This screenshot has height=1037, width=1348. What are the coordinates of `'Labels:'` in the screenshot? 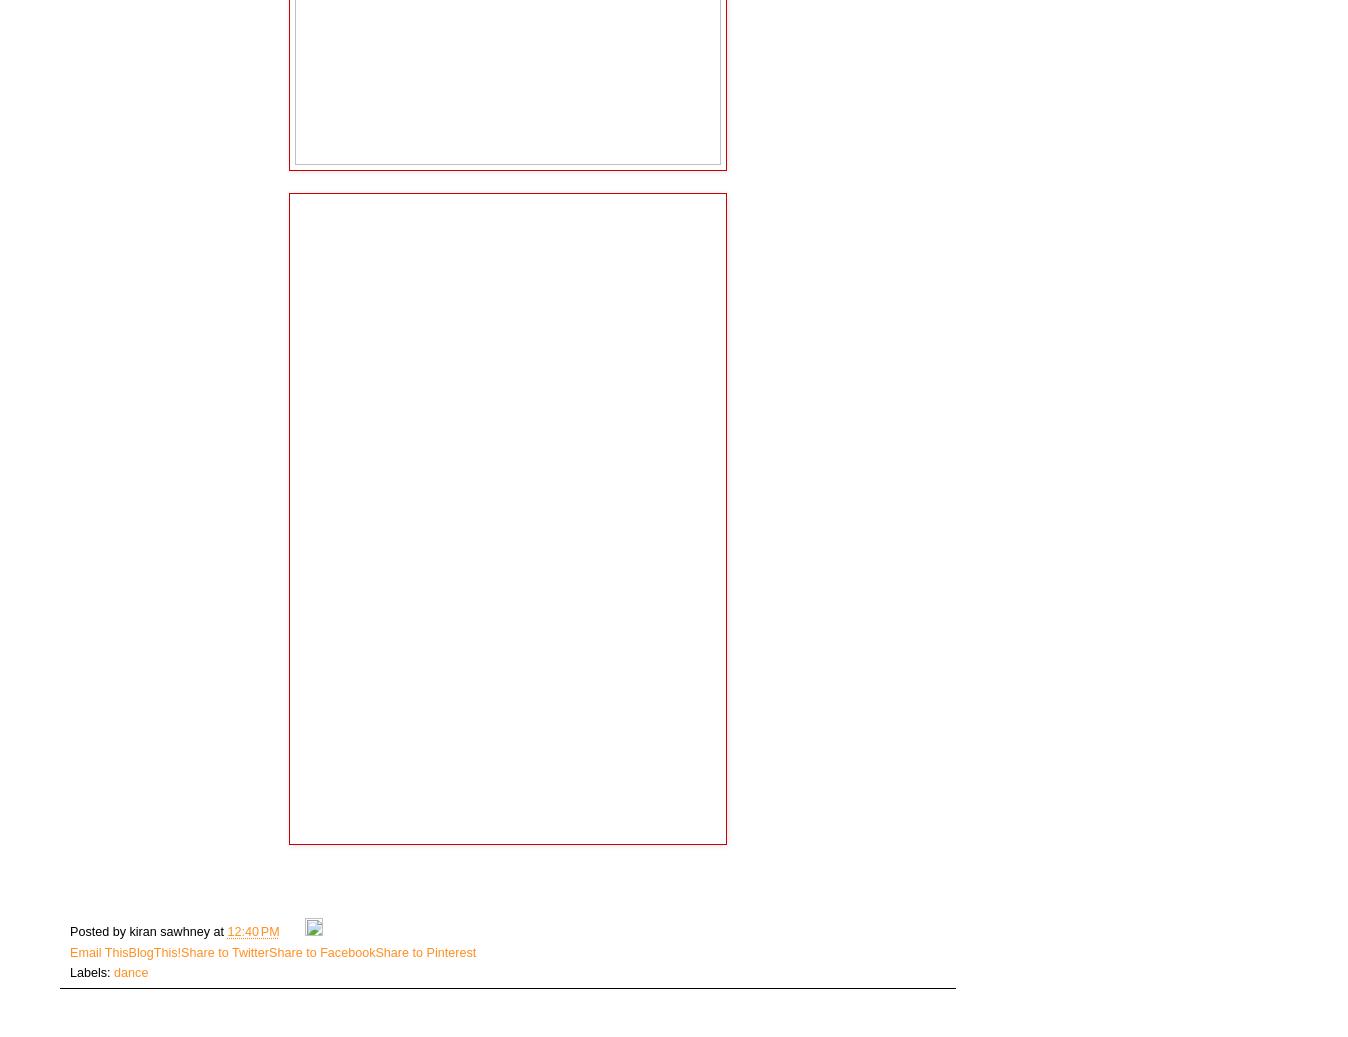 It's located at (68, 971).